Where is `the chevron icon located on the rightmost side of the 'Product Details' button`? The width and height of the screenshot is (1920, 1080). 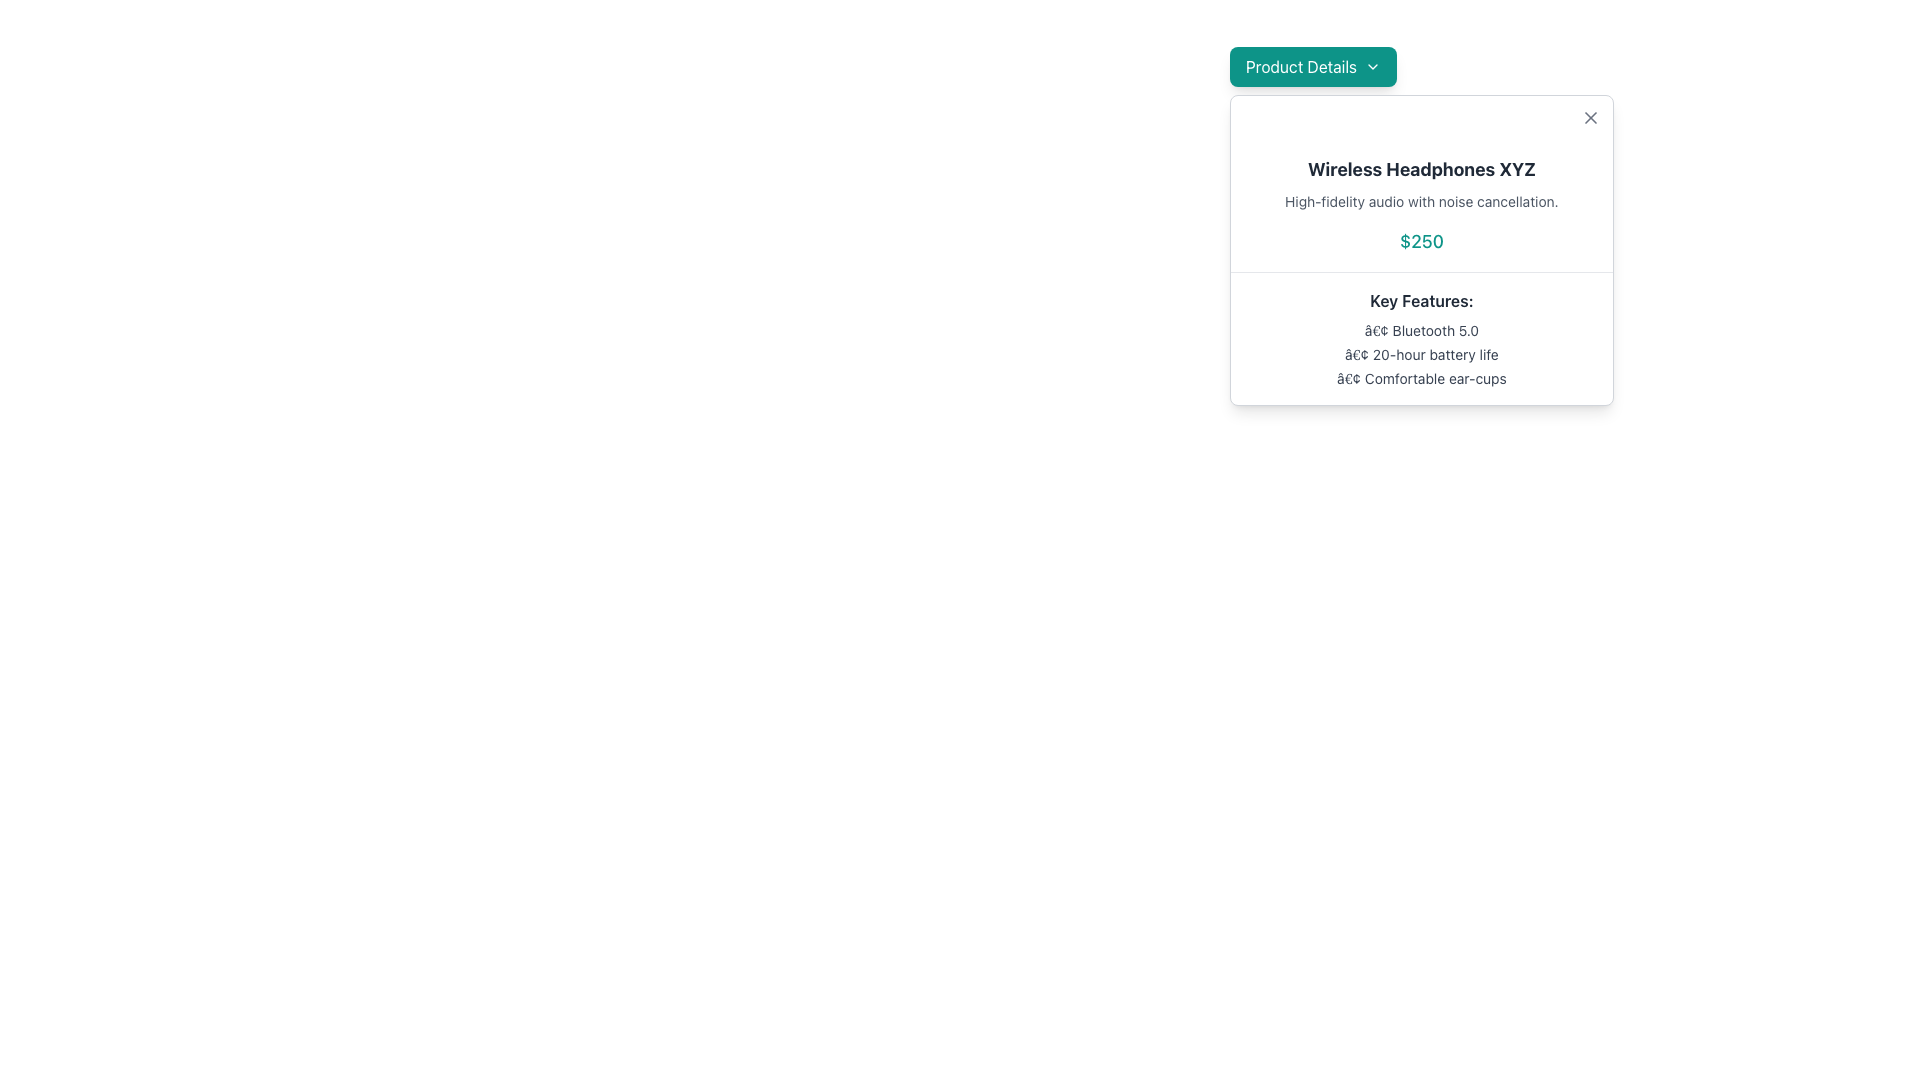 the chevron icon located on the rightmost side of the 'Product Details' button is located at coordinates (1371, 65).